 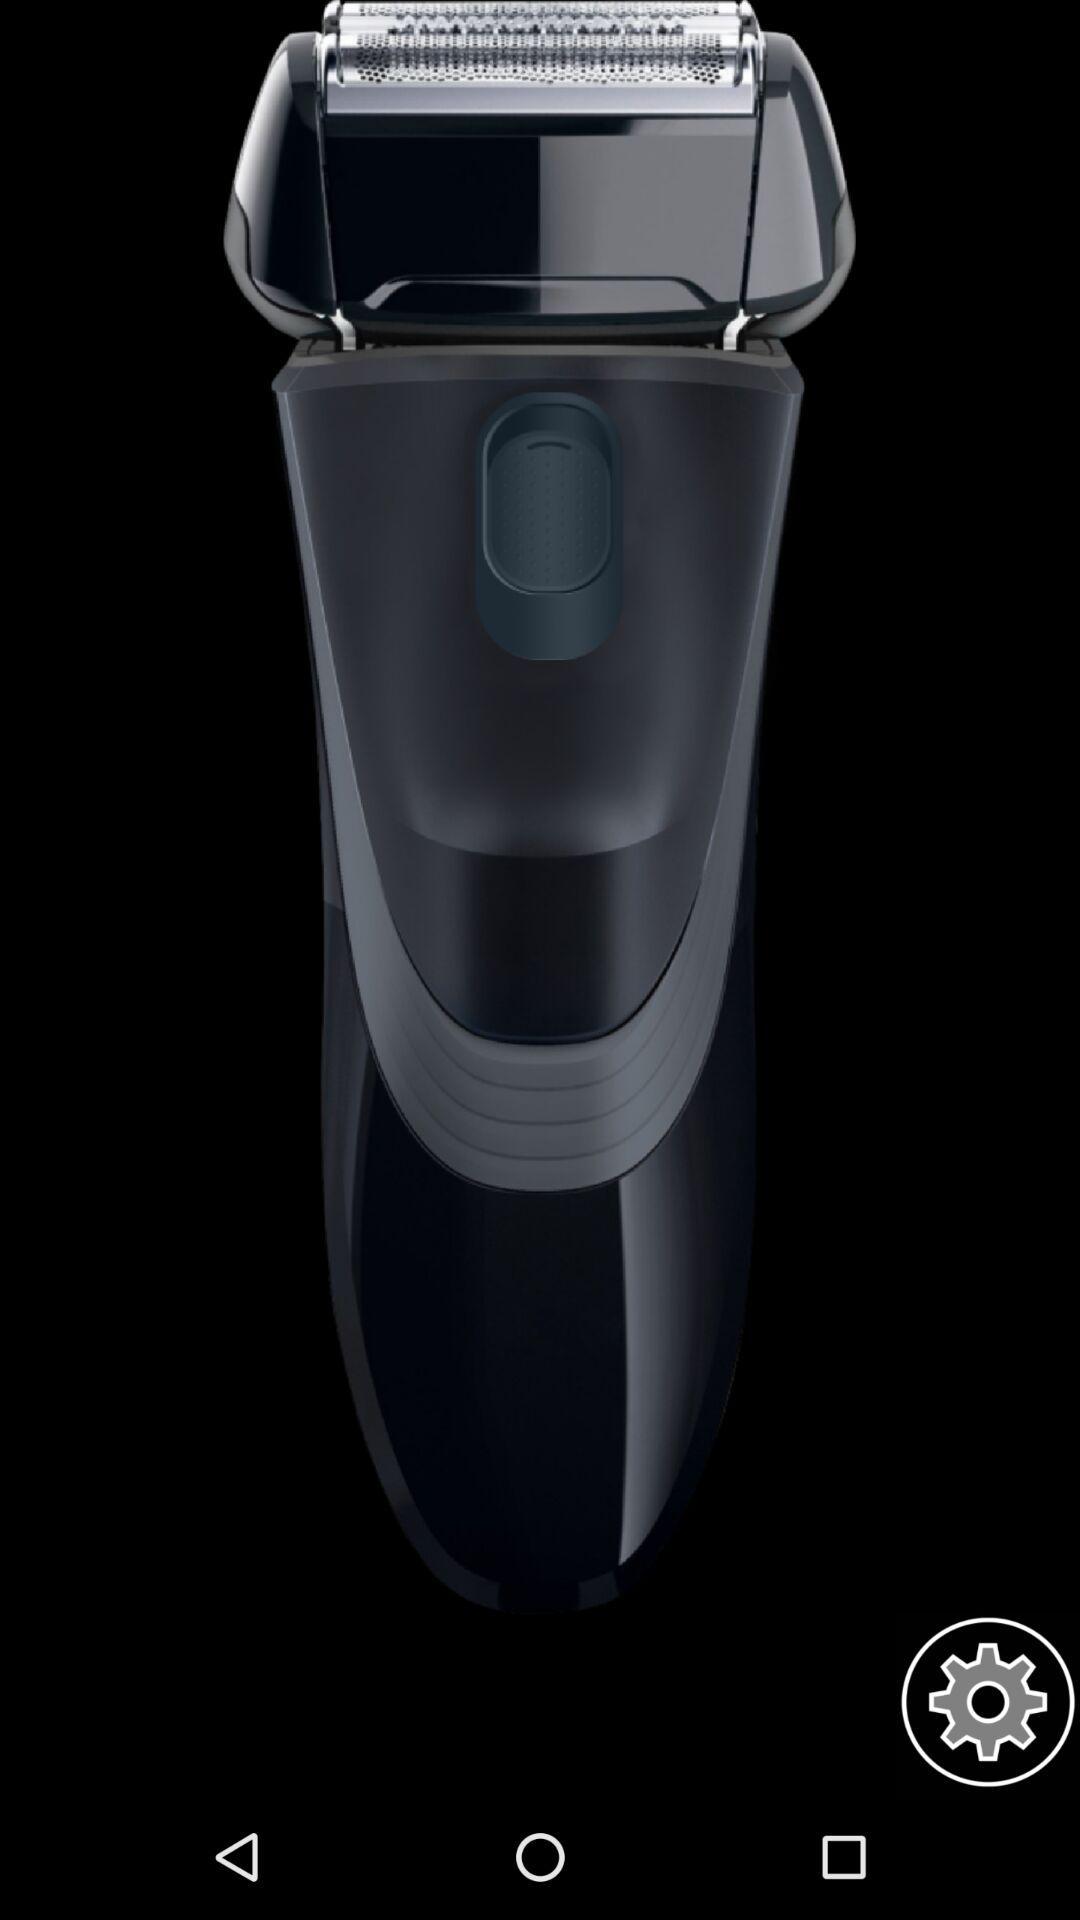 I want to click on settings, so click(x=987, y=1701).